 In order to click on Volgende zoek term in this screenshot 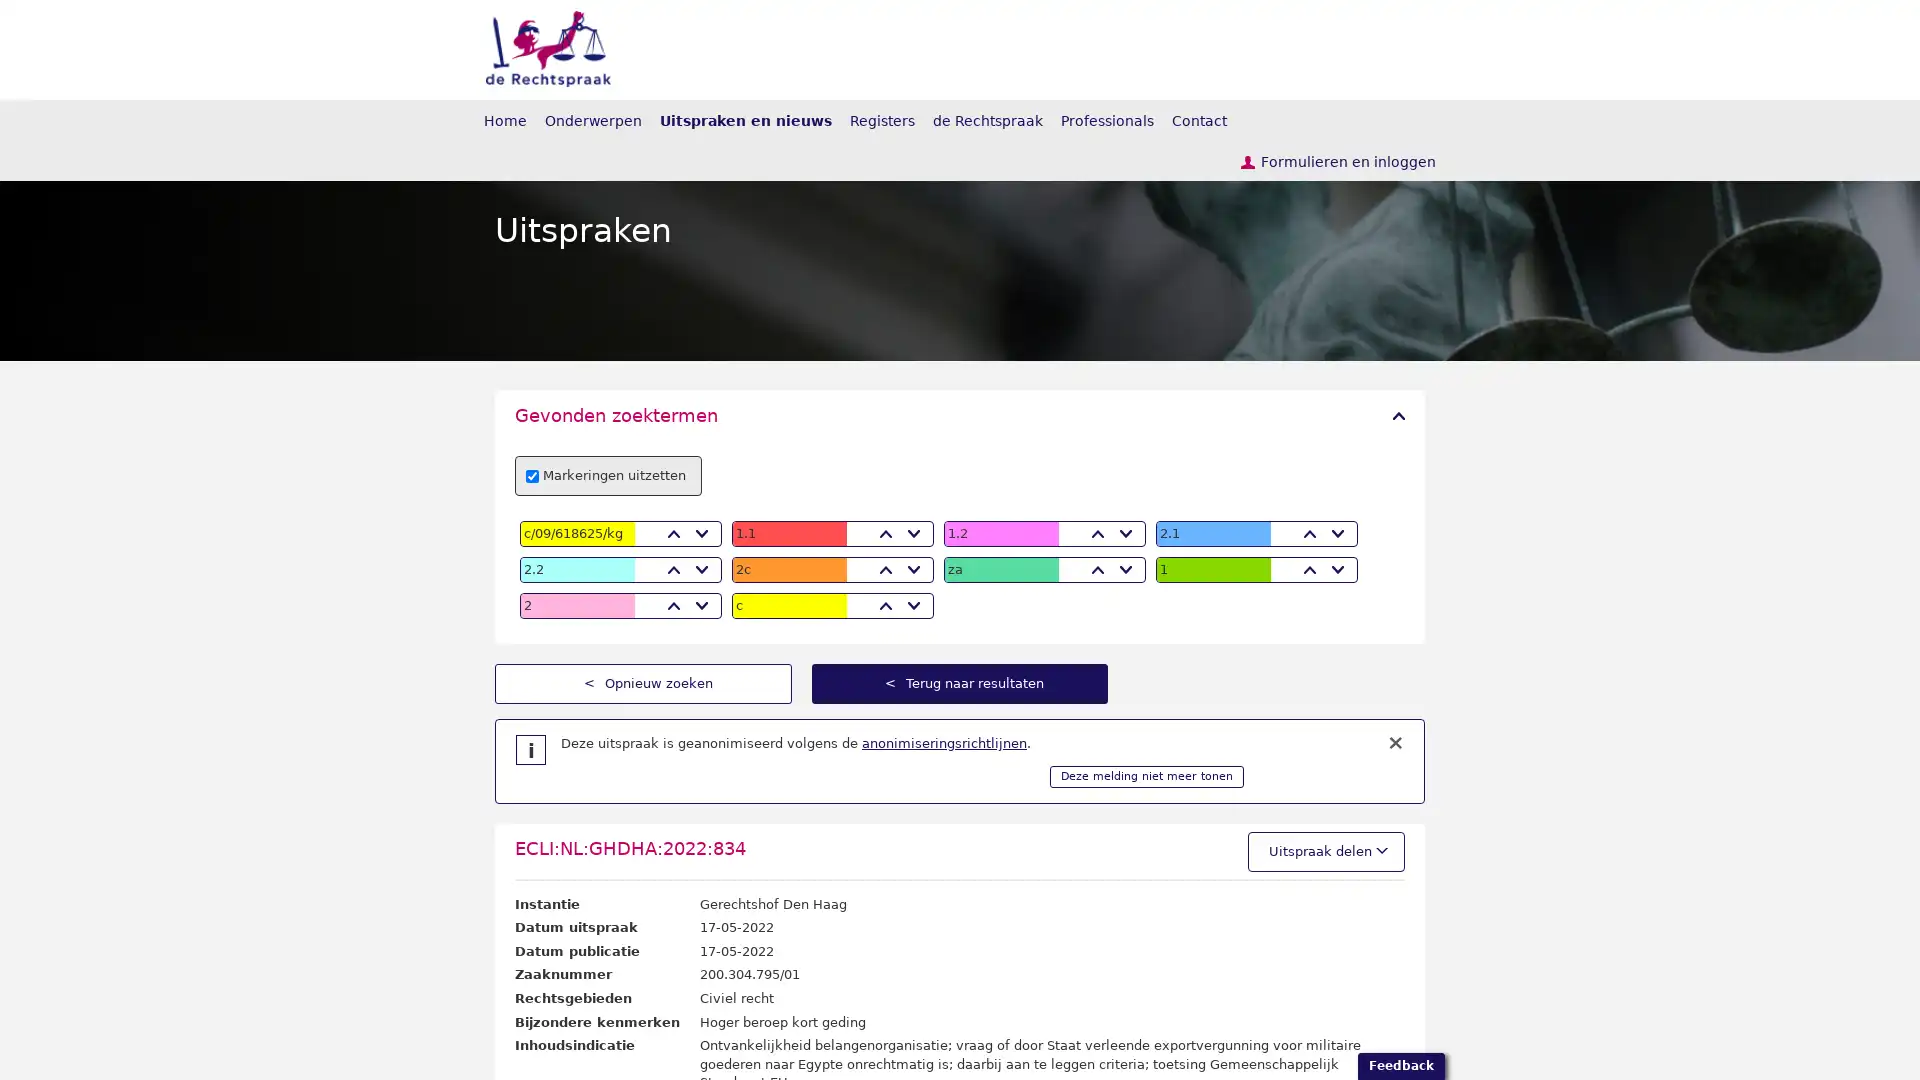, I will do `click(1338, 569)`.